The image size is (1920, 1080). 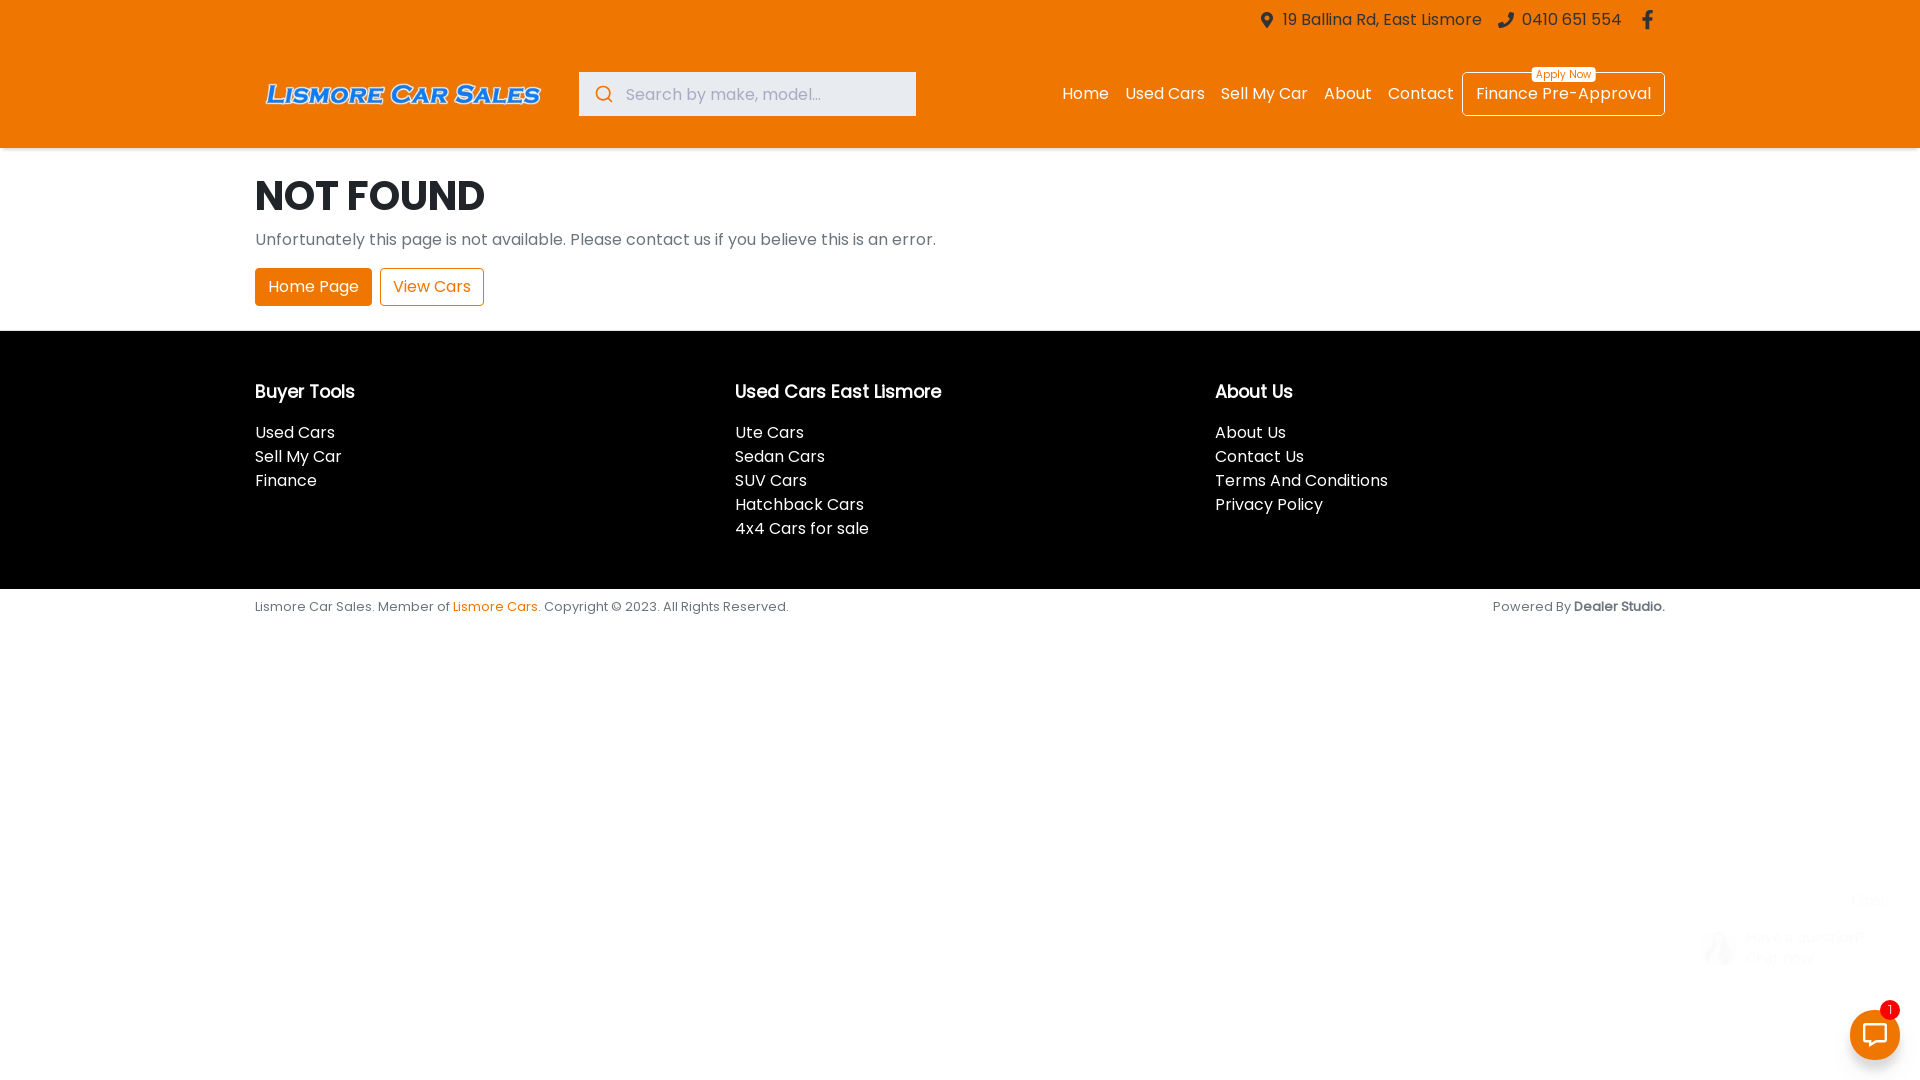 I want to click on 'Terms And Conditions', so click(x=1301, y=480).